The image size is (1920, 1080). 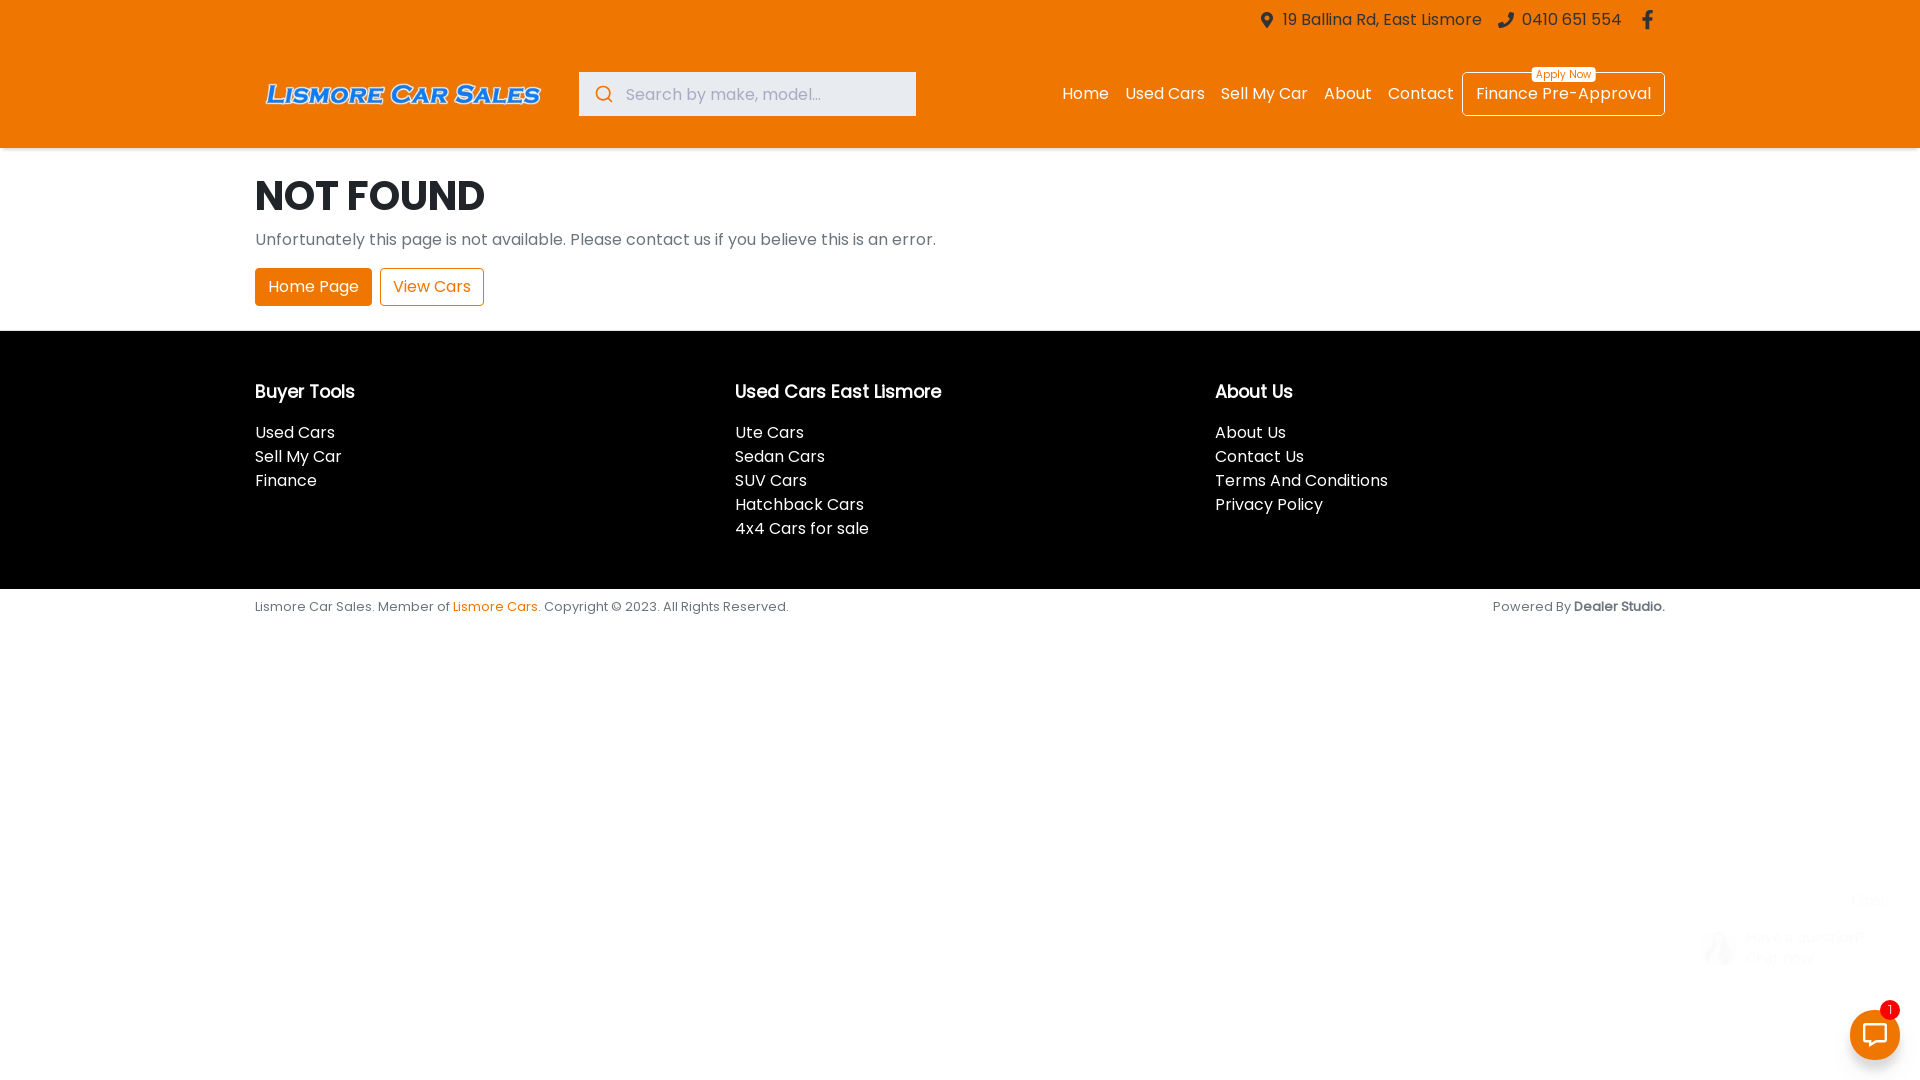 I want to click on 'Terms And Conditions', so click(x=1301, y=480).